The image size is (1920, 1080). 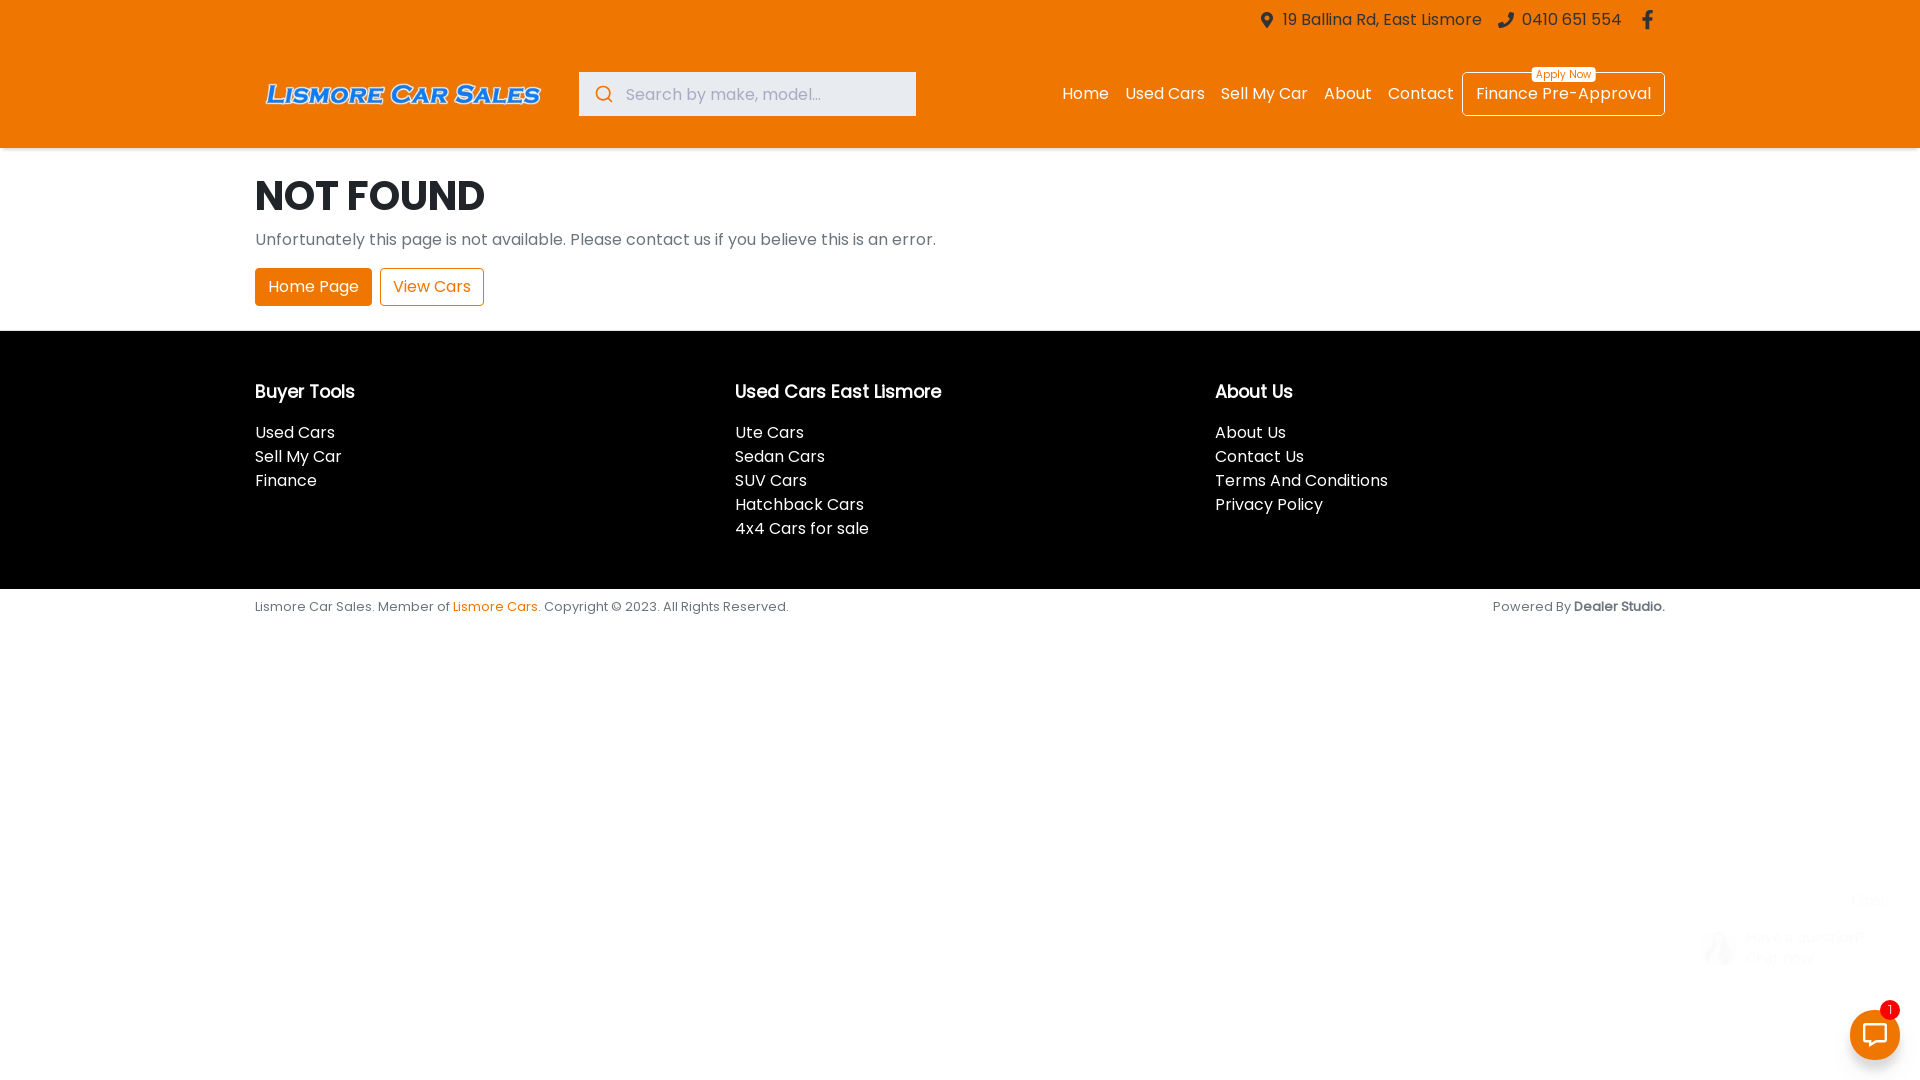 I want to click on 'Terms And Conditions', so click(x=1301, y=480).